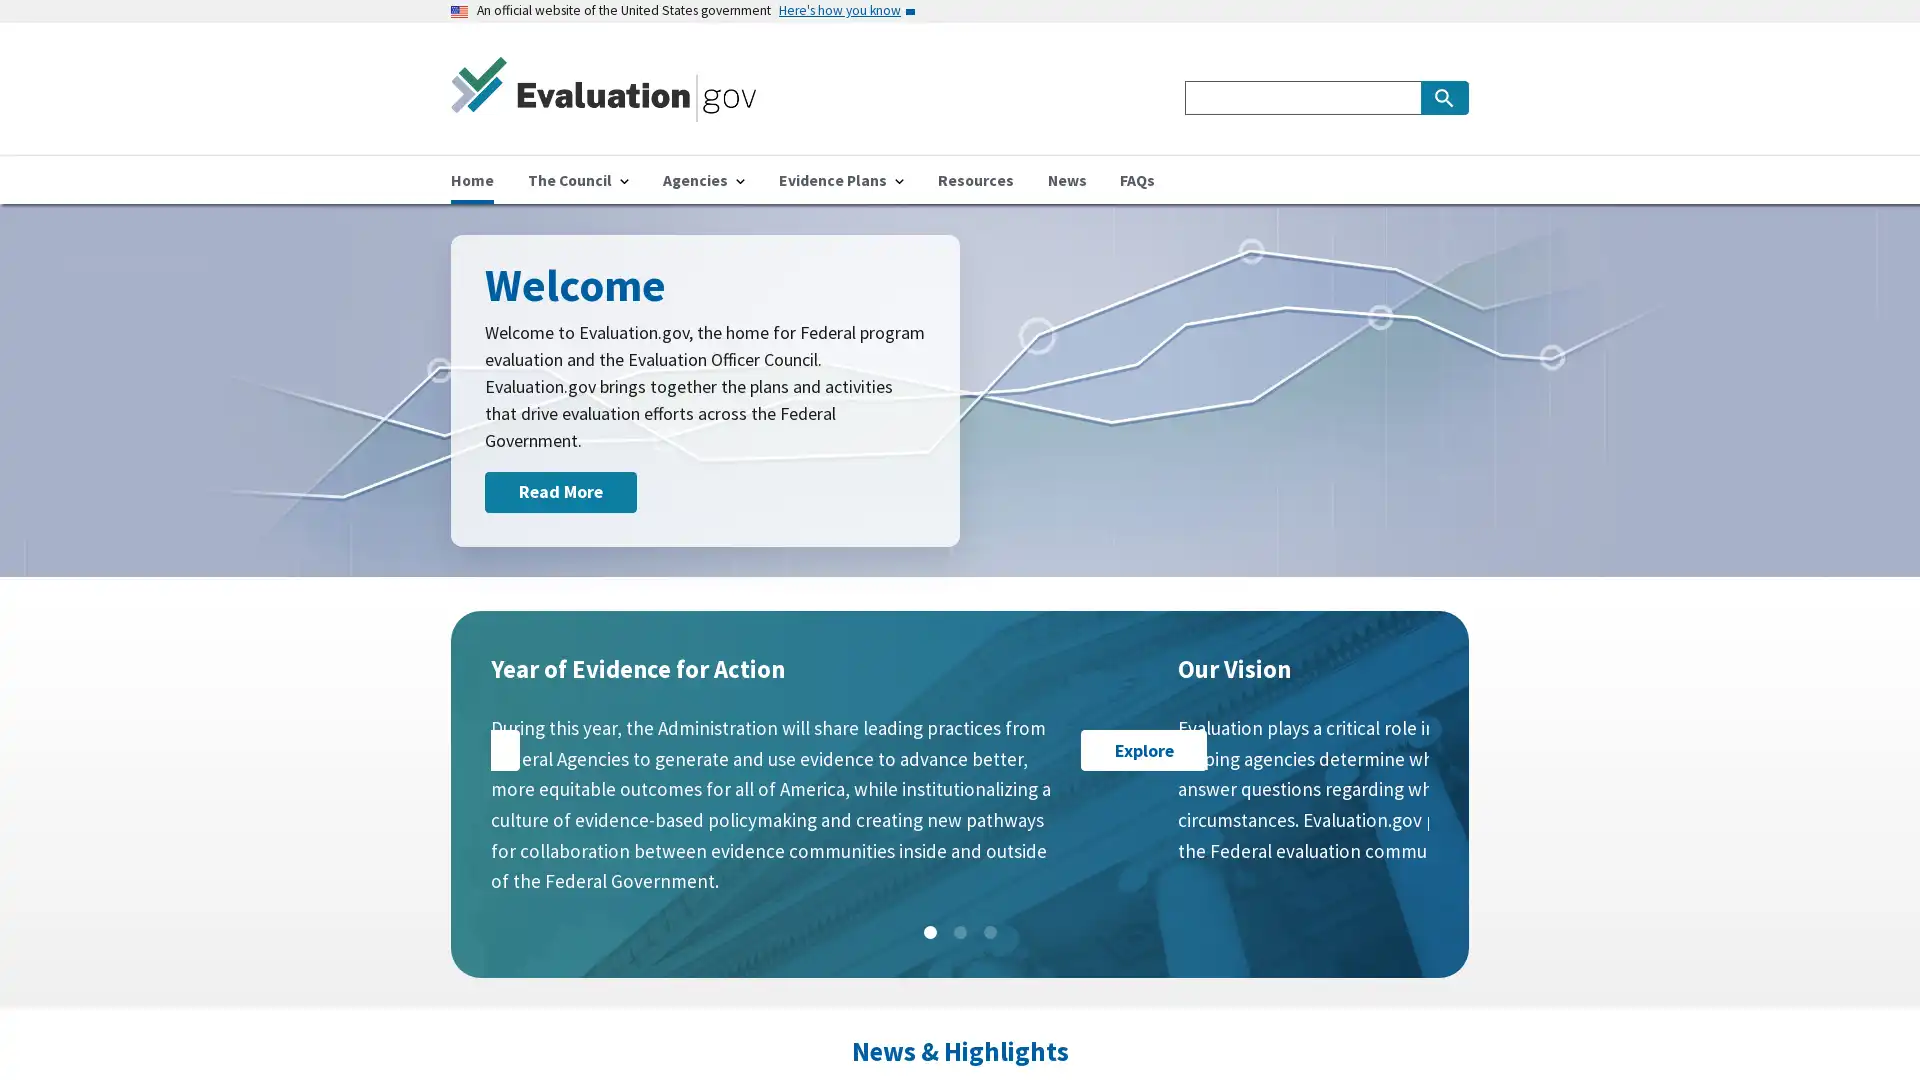 This screenshot has width=1920, height=1080. What do you see at coordinates (929, 902) in the screenshot?
I see `Slide: 1` at bounding box center [929, 902].